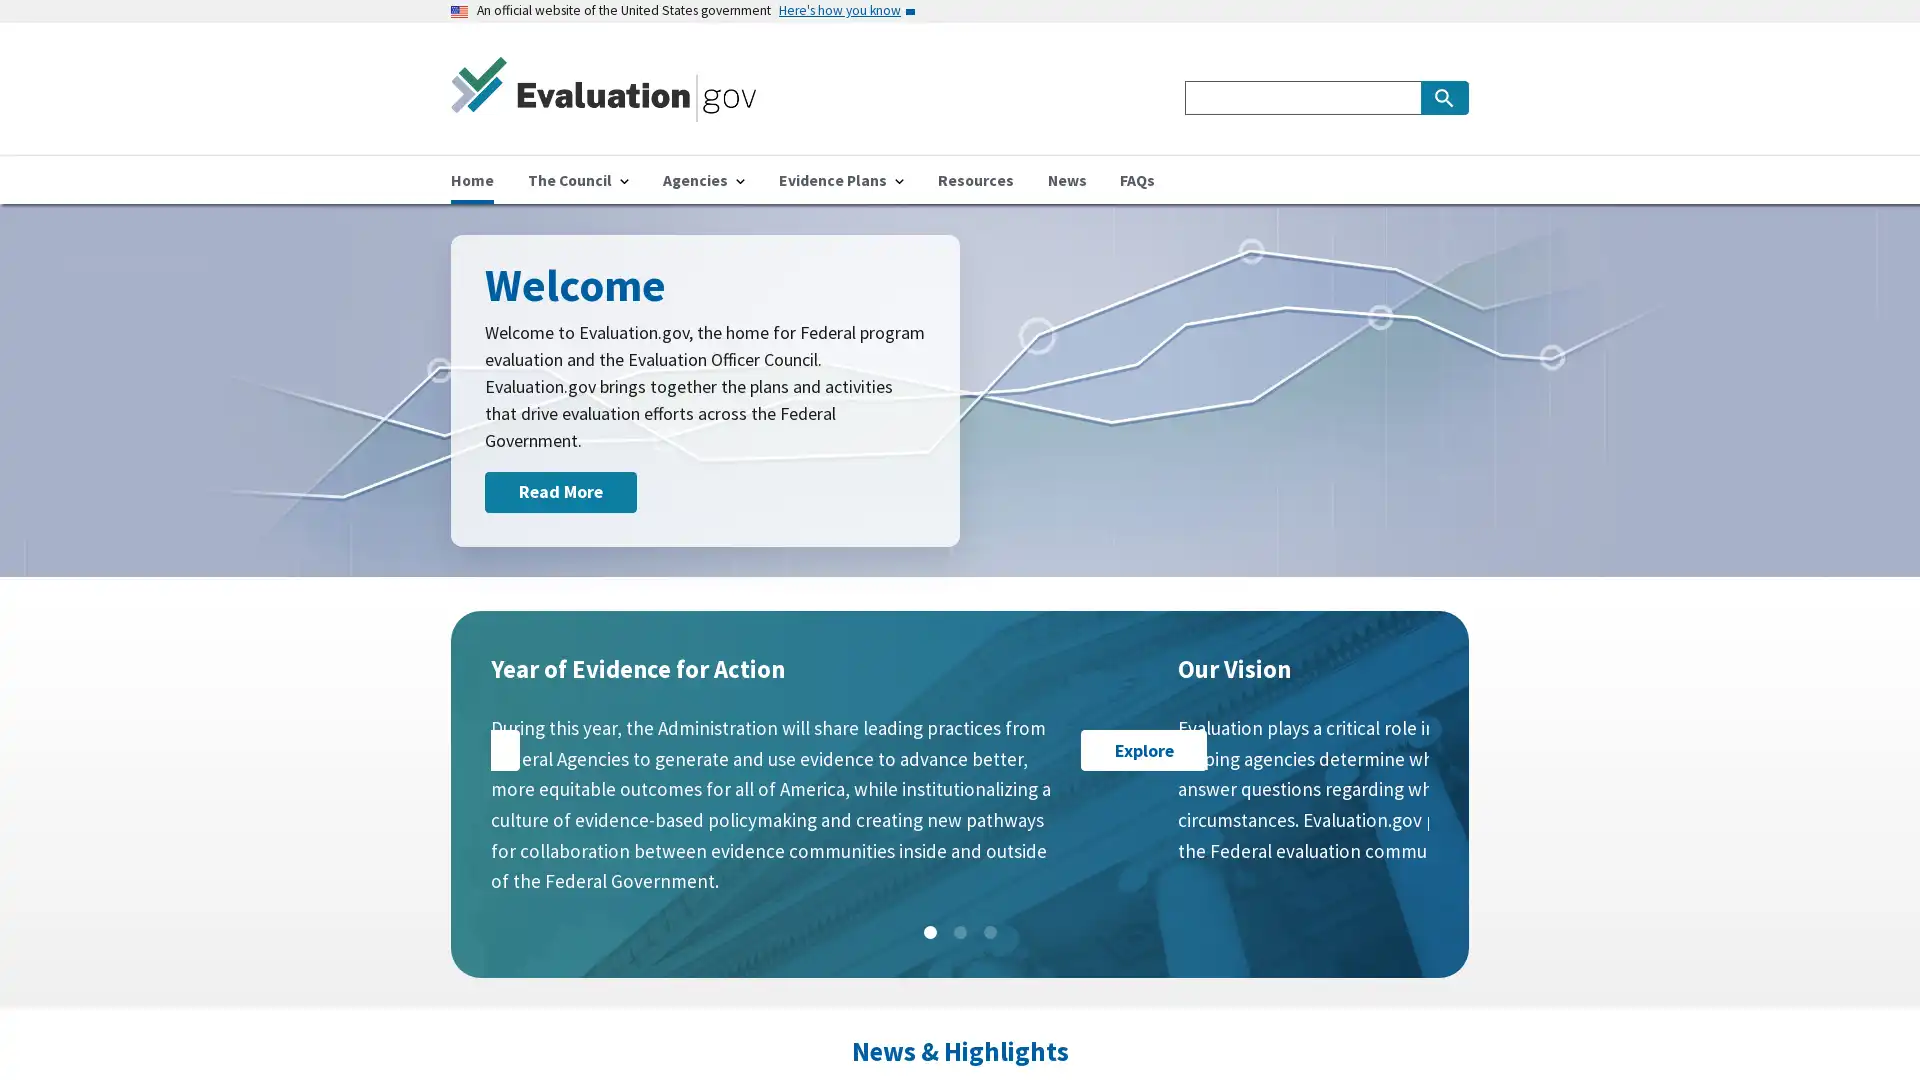 This screenshot has width=1920, height=1080. What do you see at coordinates (929, 902) in the screenshot?
I see `Slide: 1` at bounding box center [929, 902].